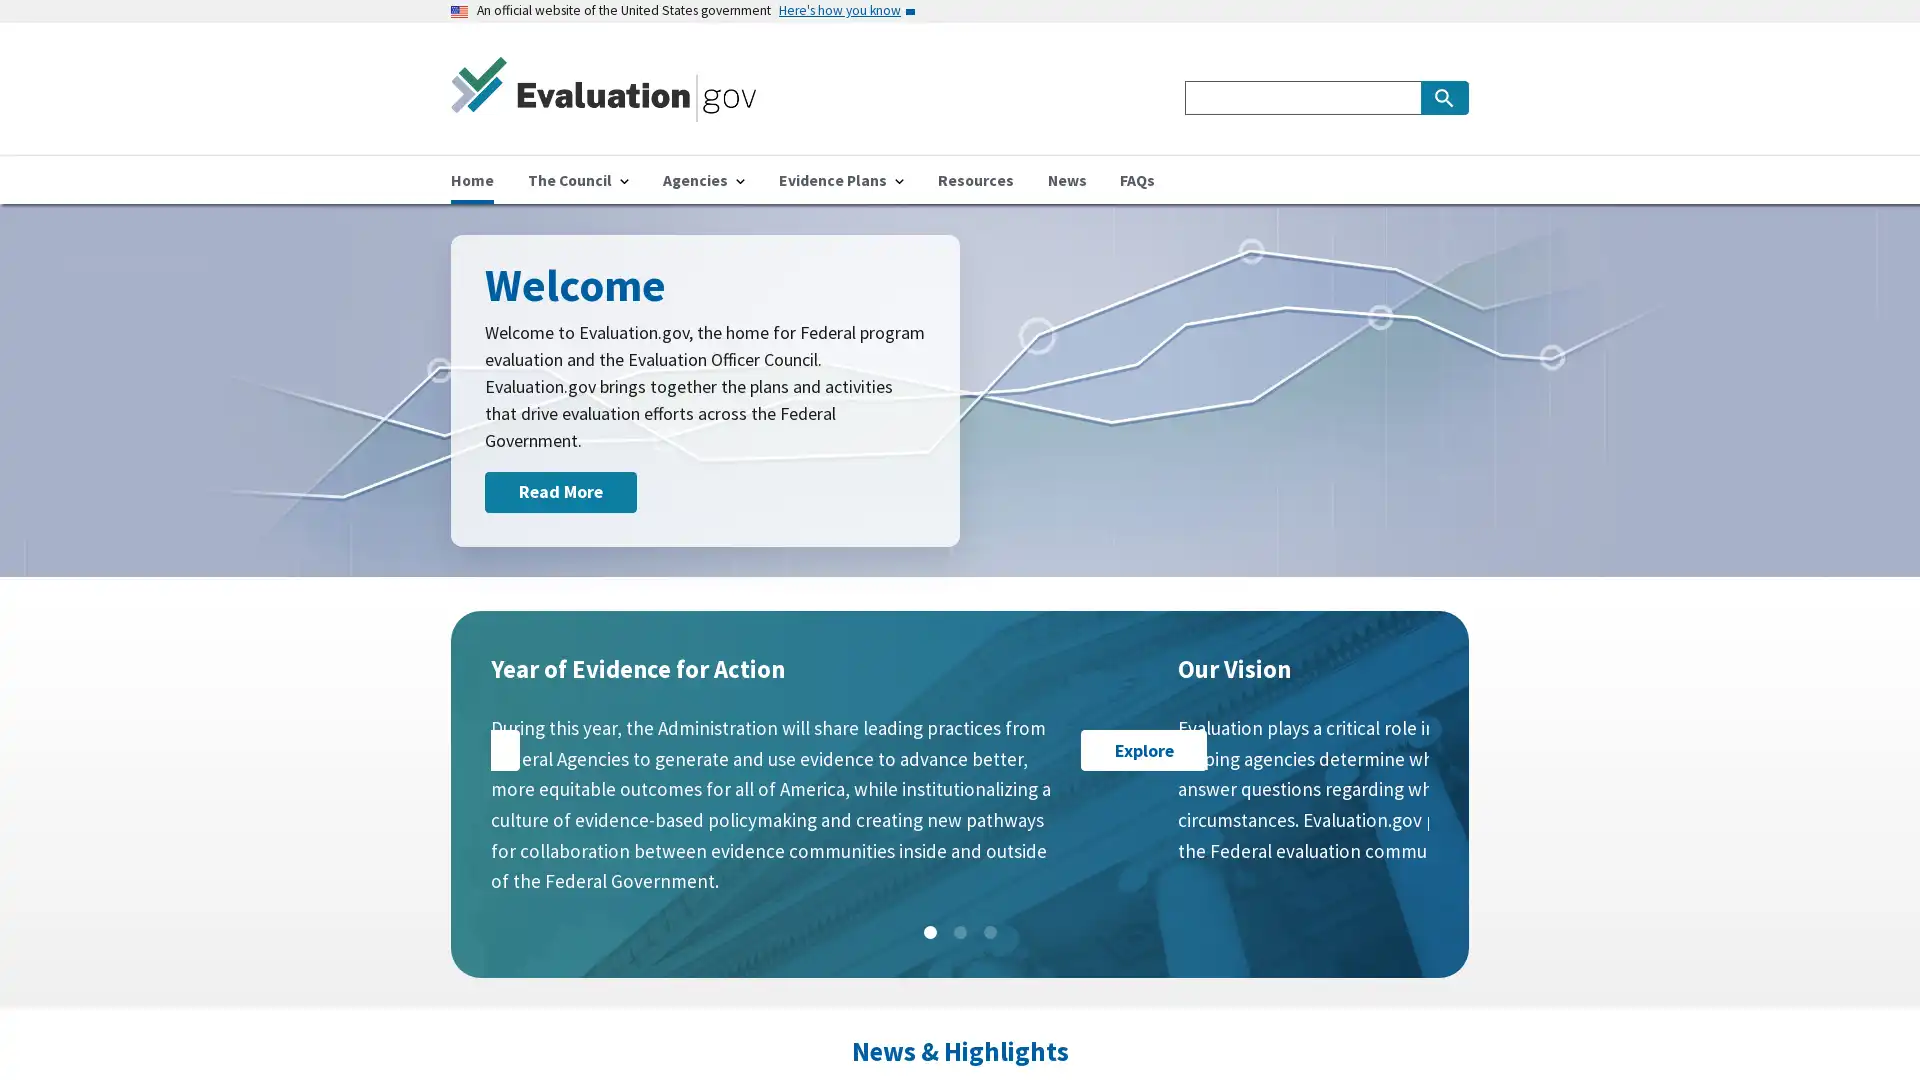 This screenshot has width=1920, height=1080. What do you see at coordinates (929, 902) in the screenshot?
I see `Slide: 1` at bounding box center [929, 902].